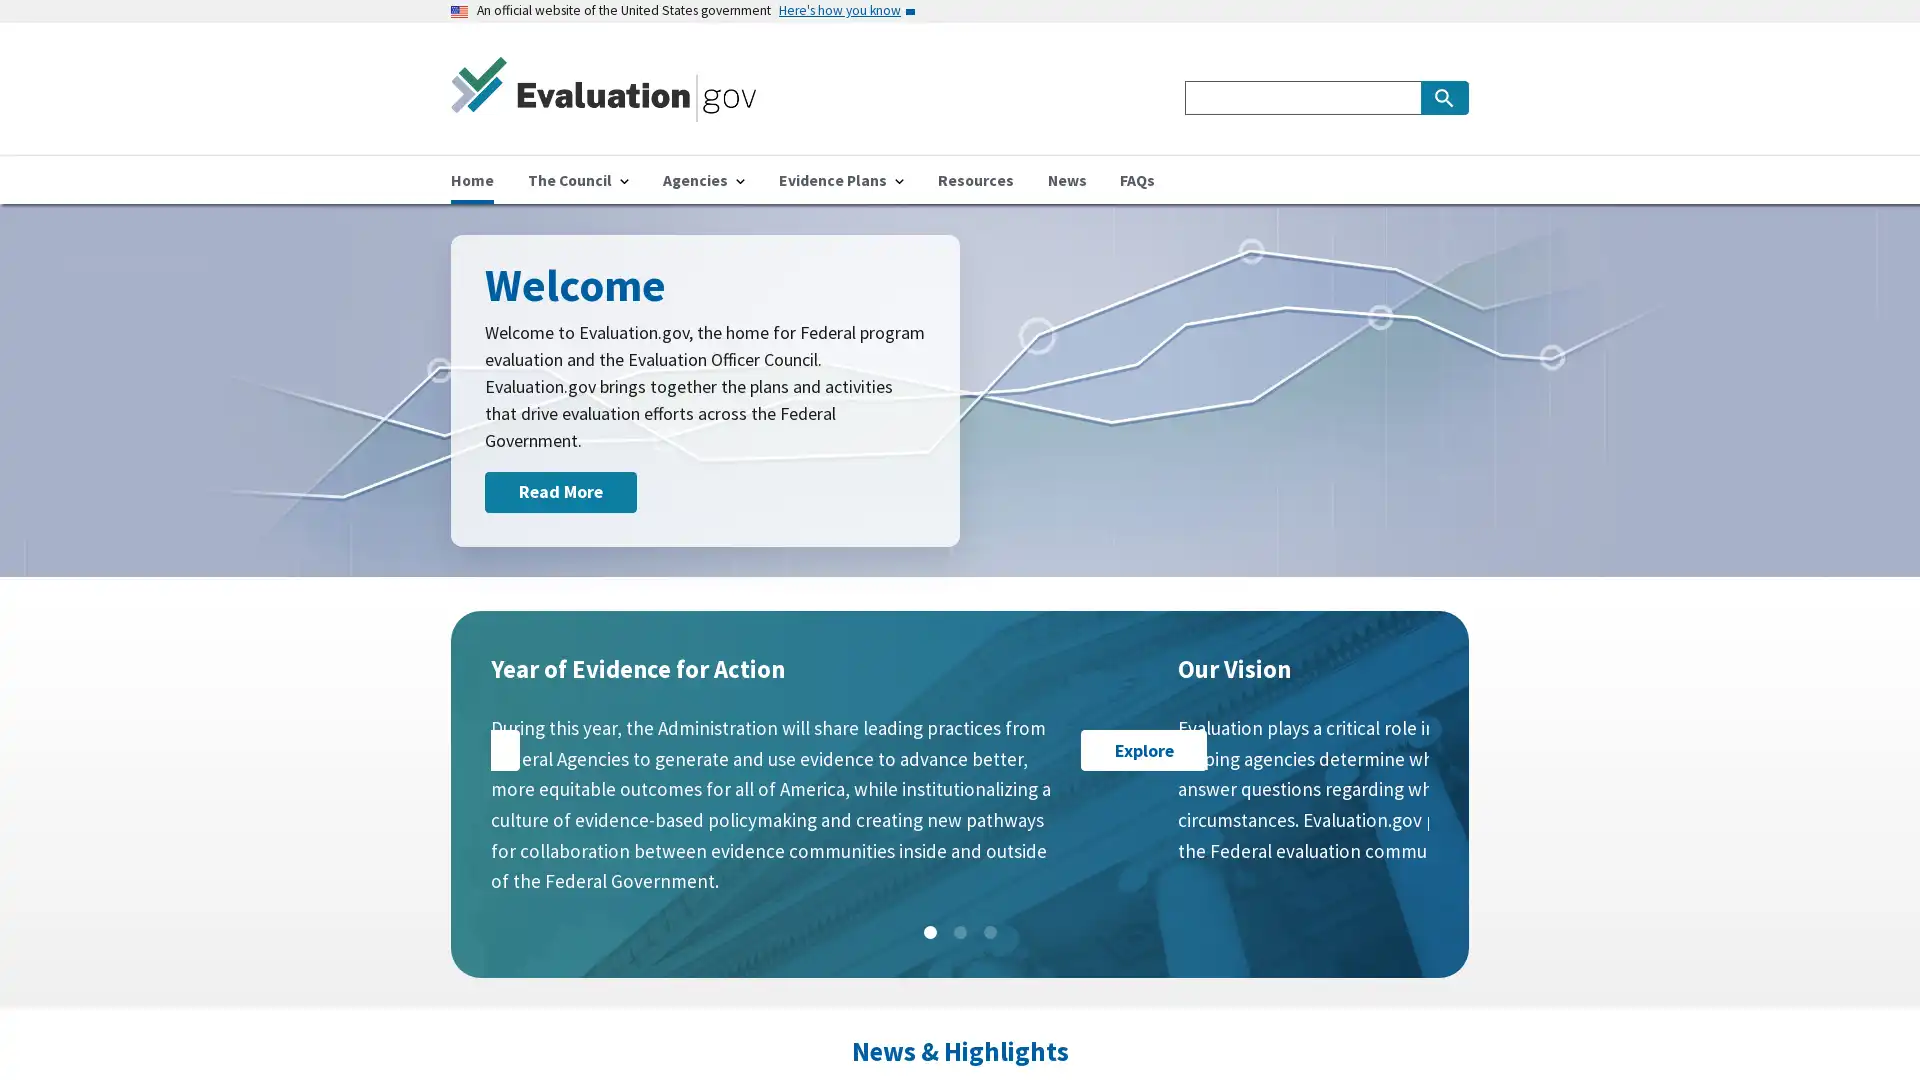 This screenshot has width=1920, height=1080. What do you see at coordinates (929, 902) in the screenshot?
I see `Slide: 1` at bounding box center [929, 902].